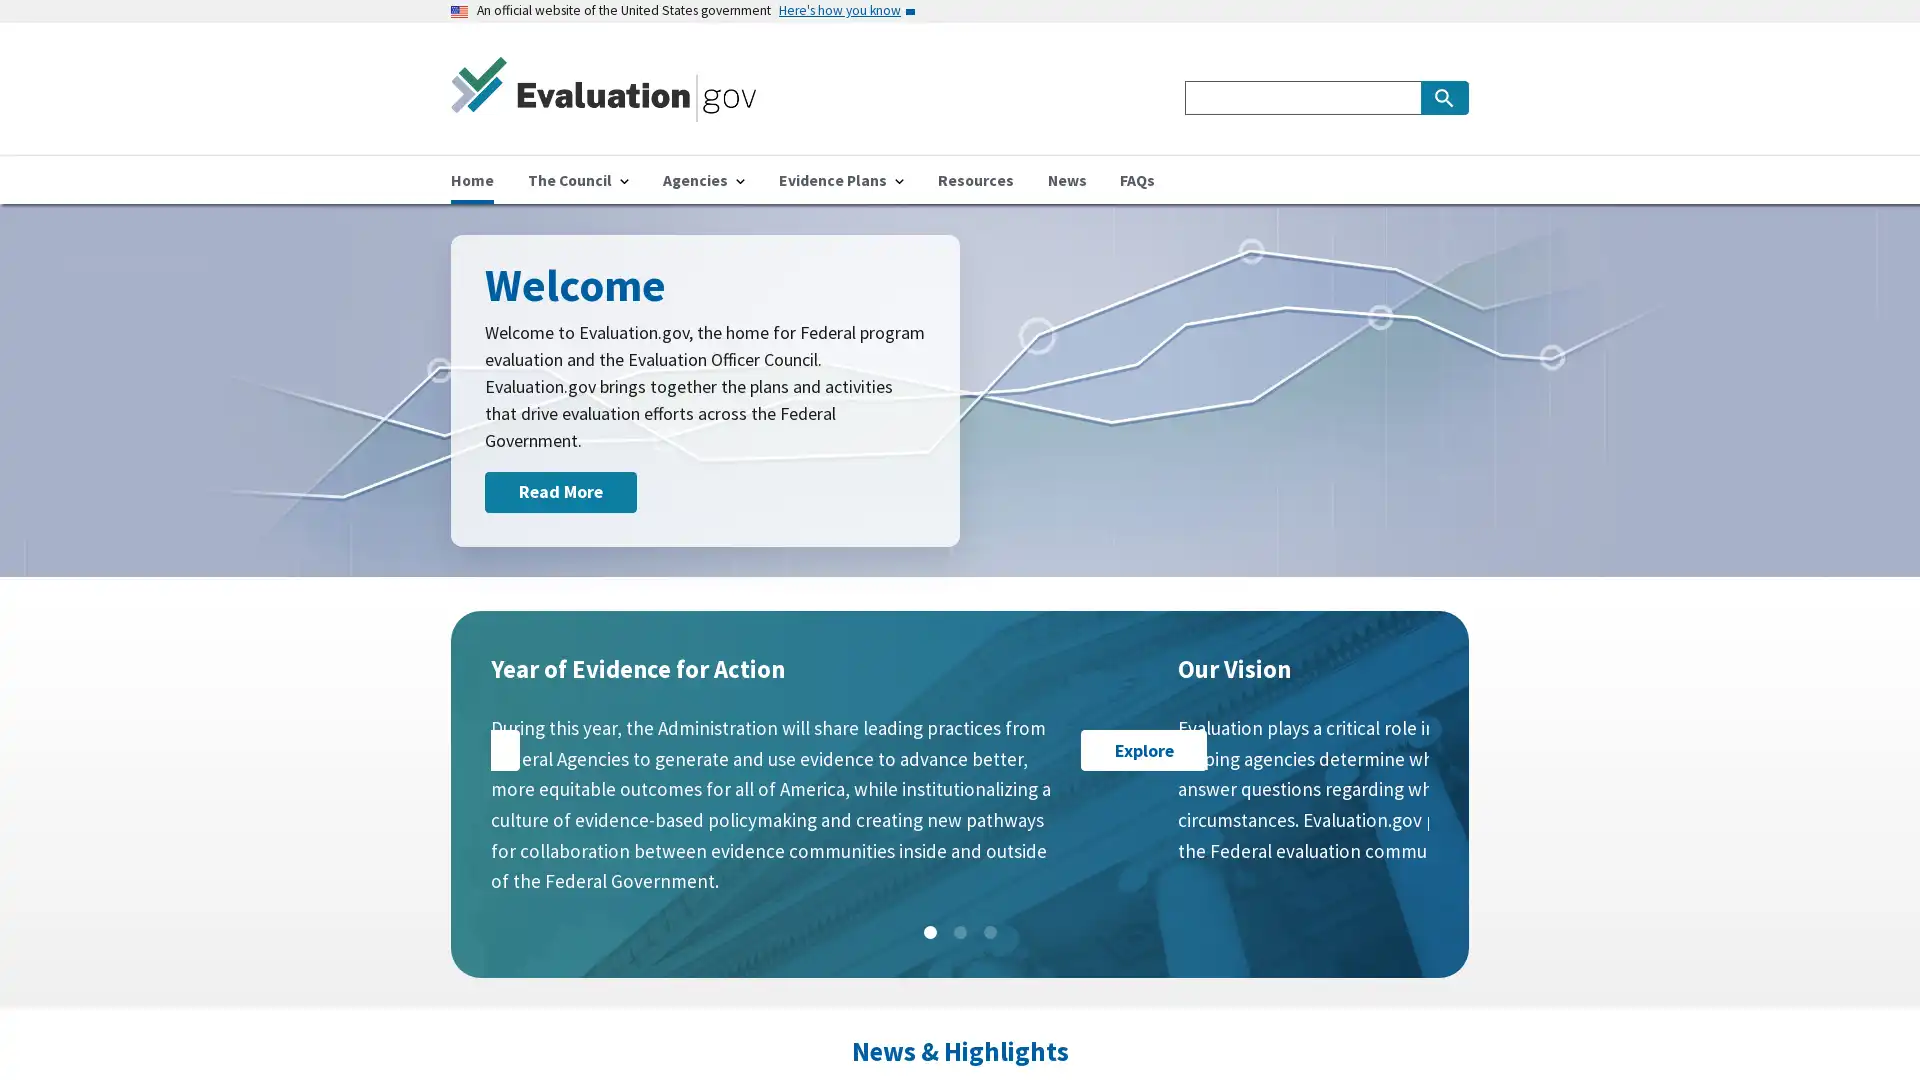 This screenshot has width=1920, height=1080. What do you see at coordinates (929, 902) in the screenshot?
I see `Slide: 1` at bounding box center [929, 902].